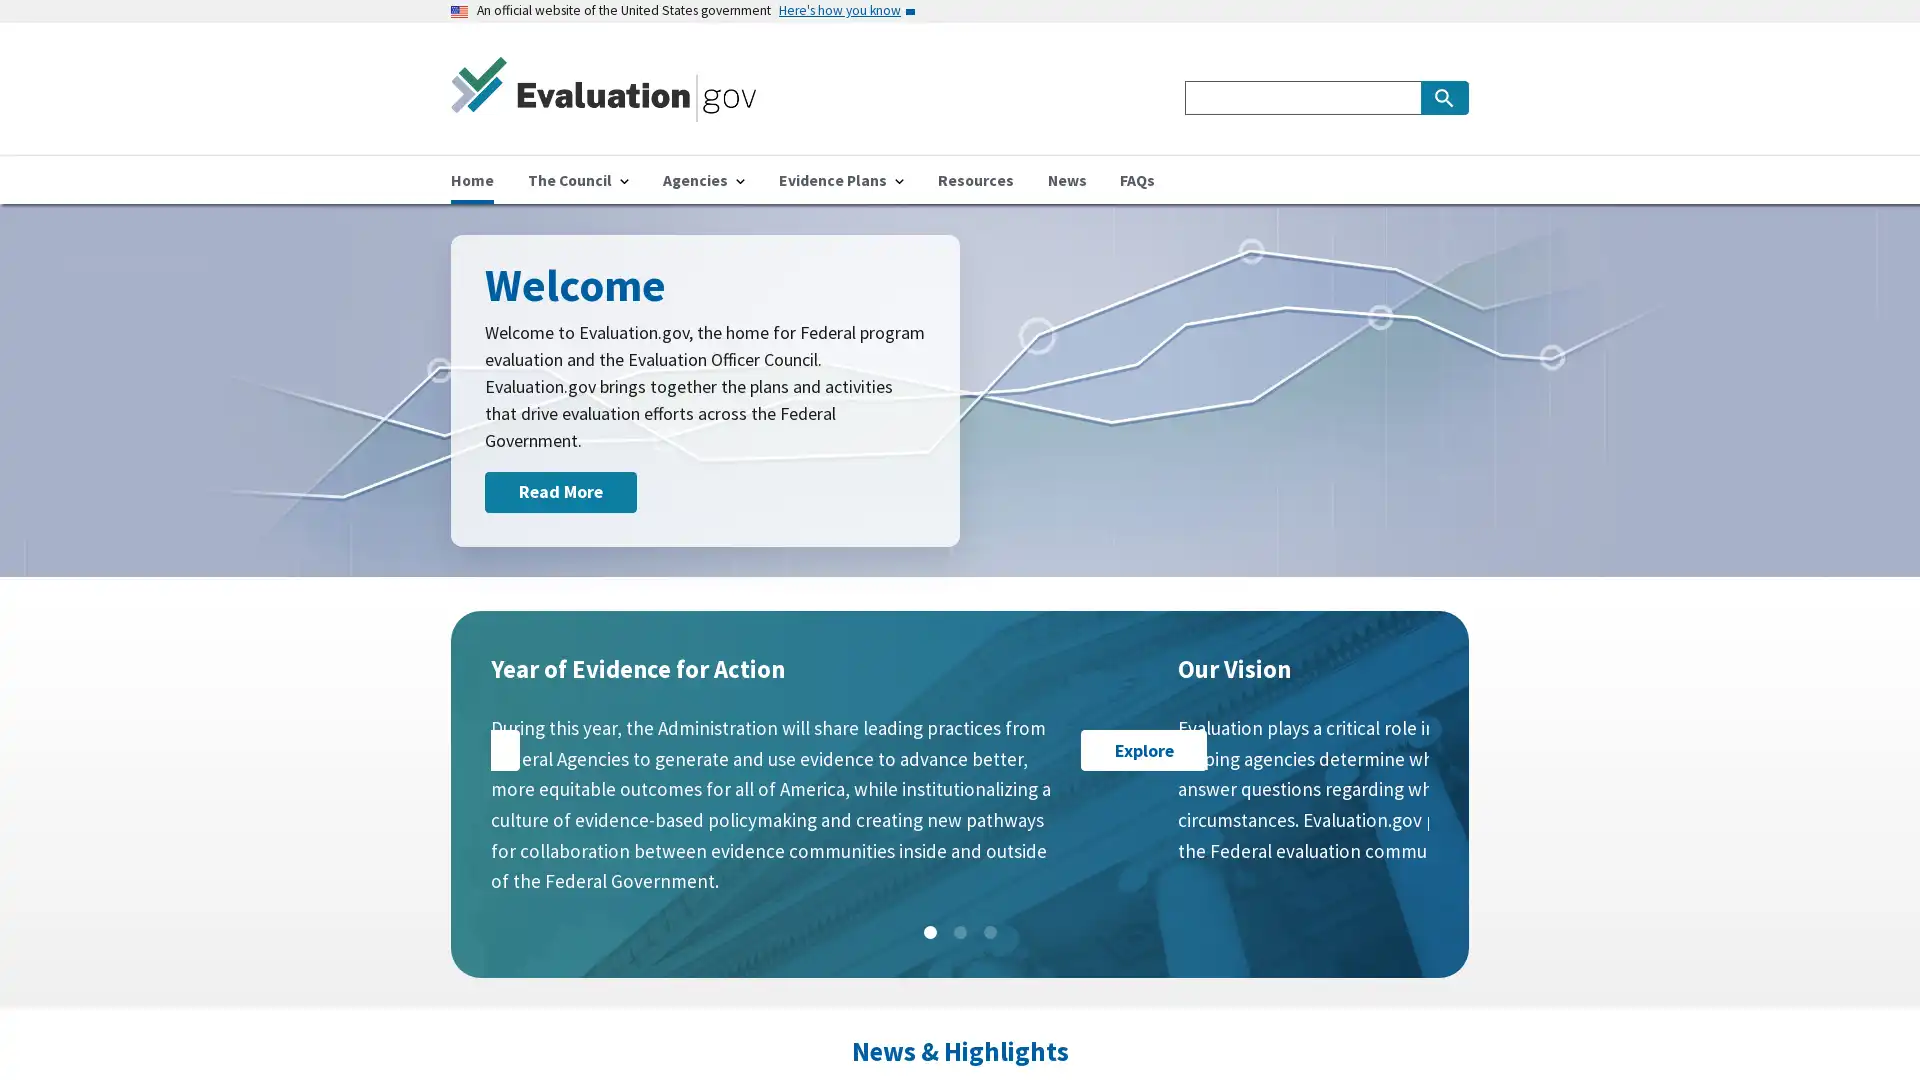 This screenshot has width=1920, height=1080. What do you see at coordinates (929, 902) in the screenshot?
I see `Slide: 1` at bounding box center [929, 902].